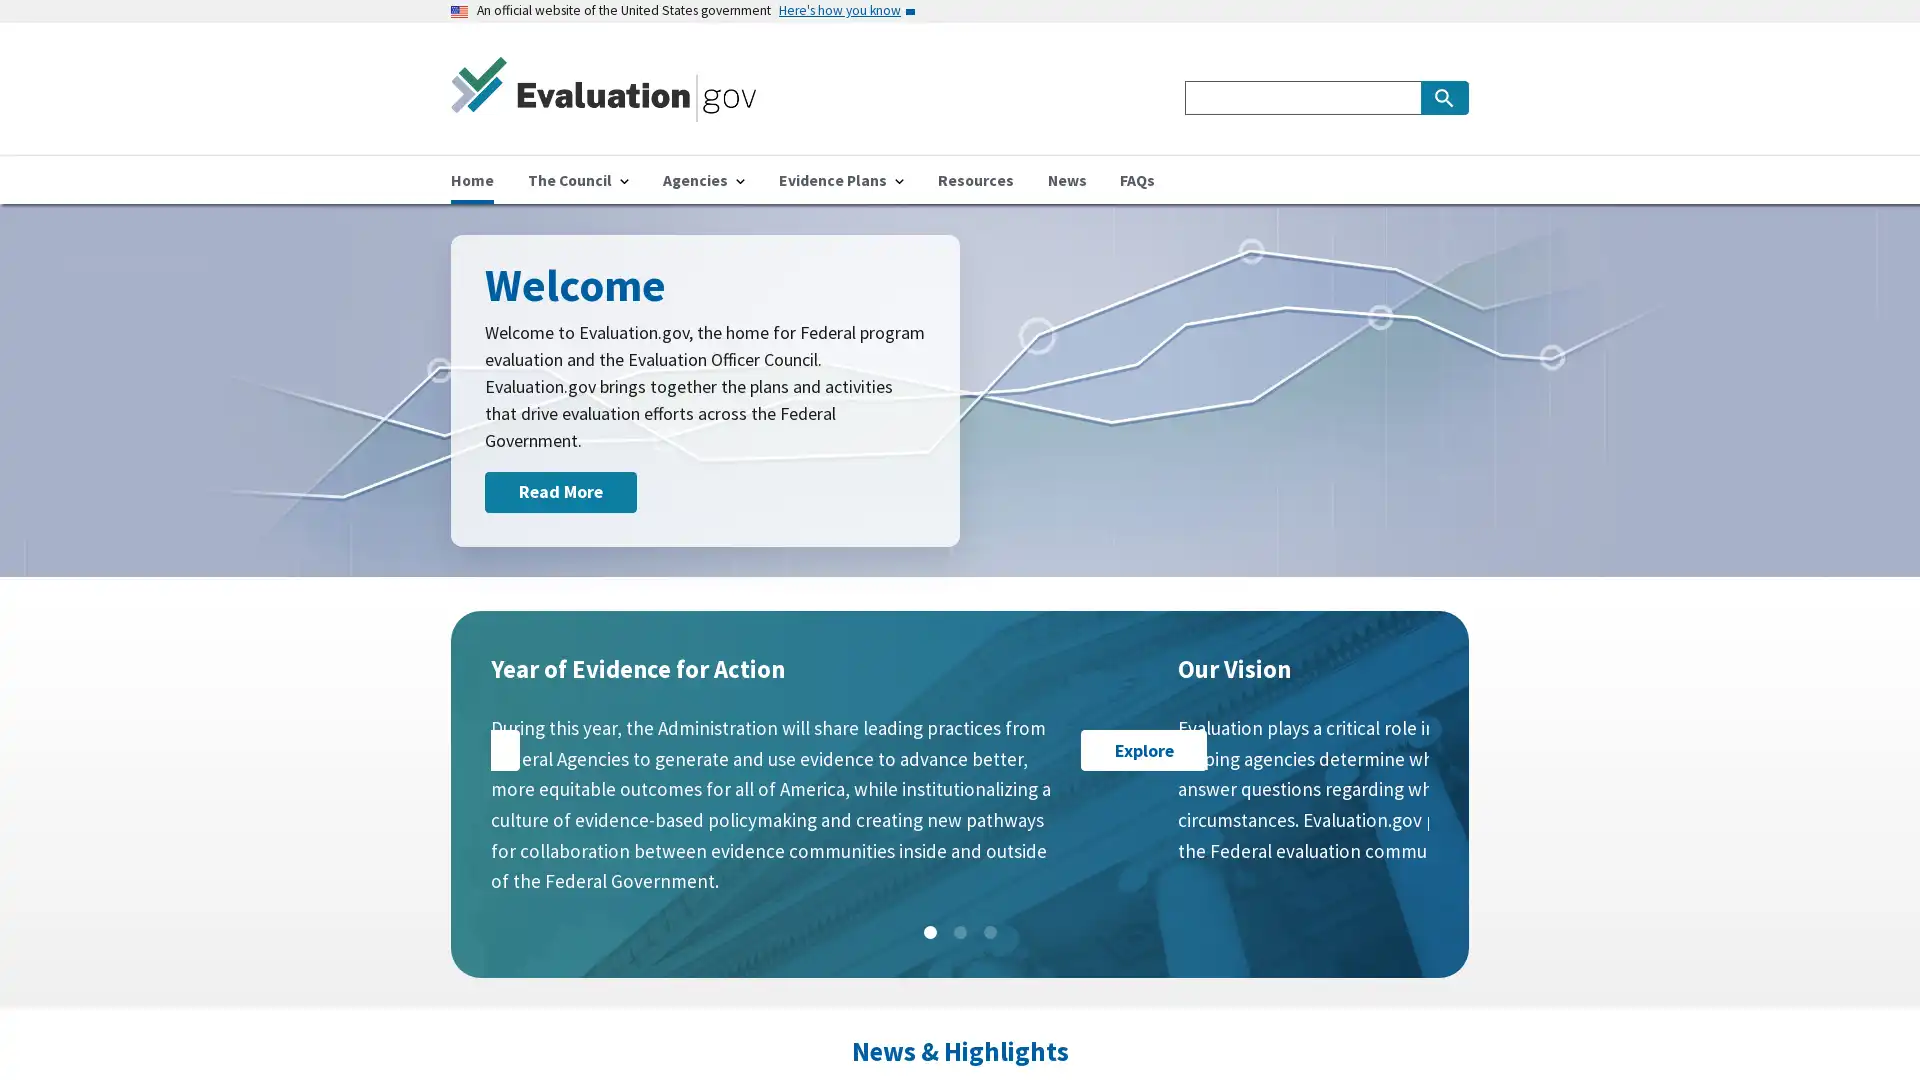 This screenshot has width=1920, height=1080. What do you see at coordinates (929, 902) in the screenshot?
I see `Slide: 1` at bounding box center [929, 902].